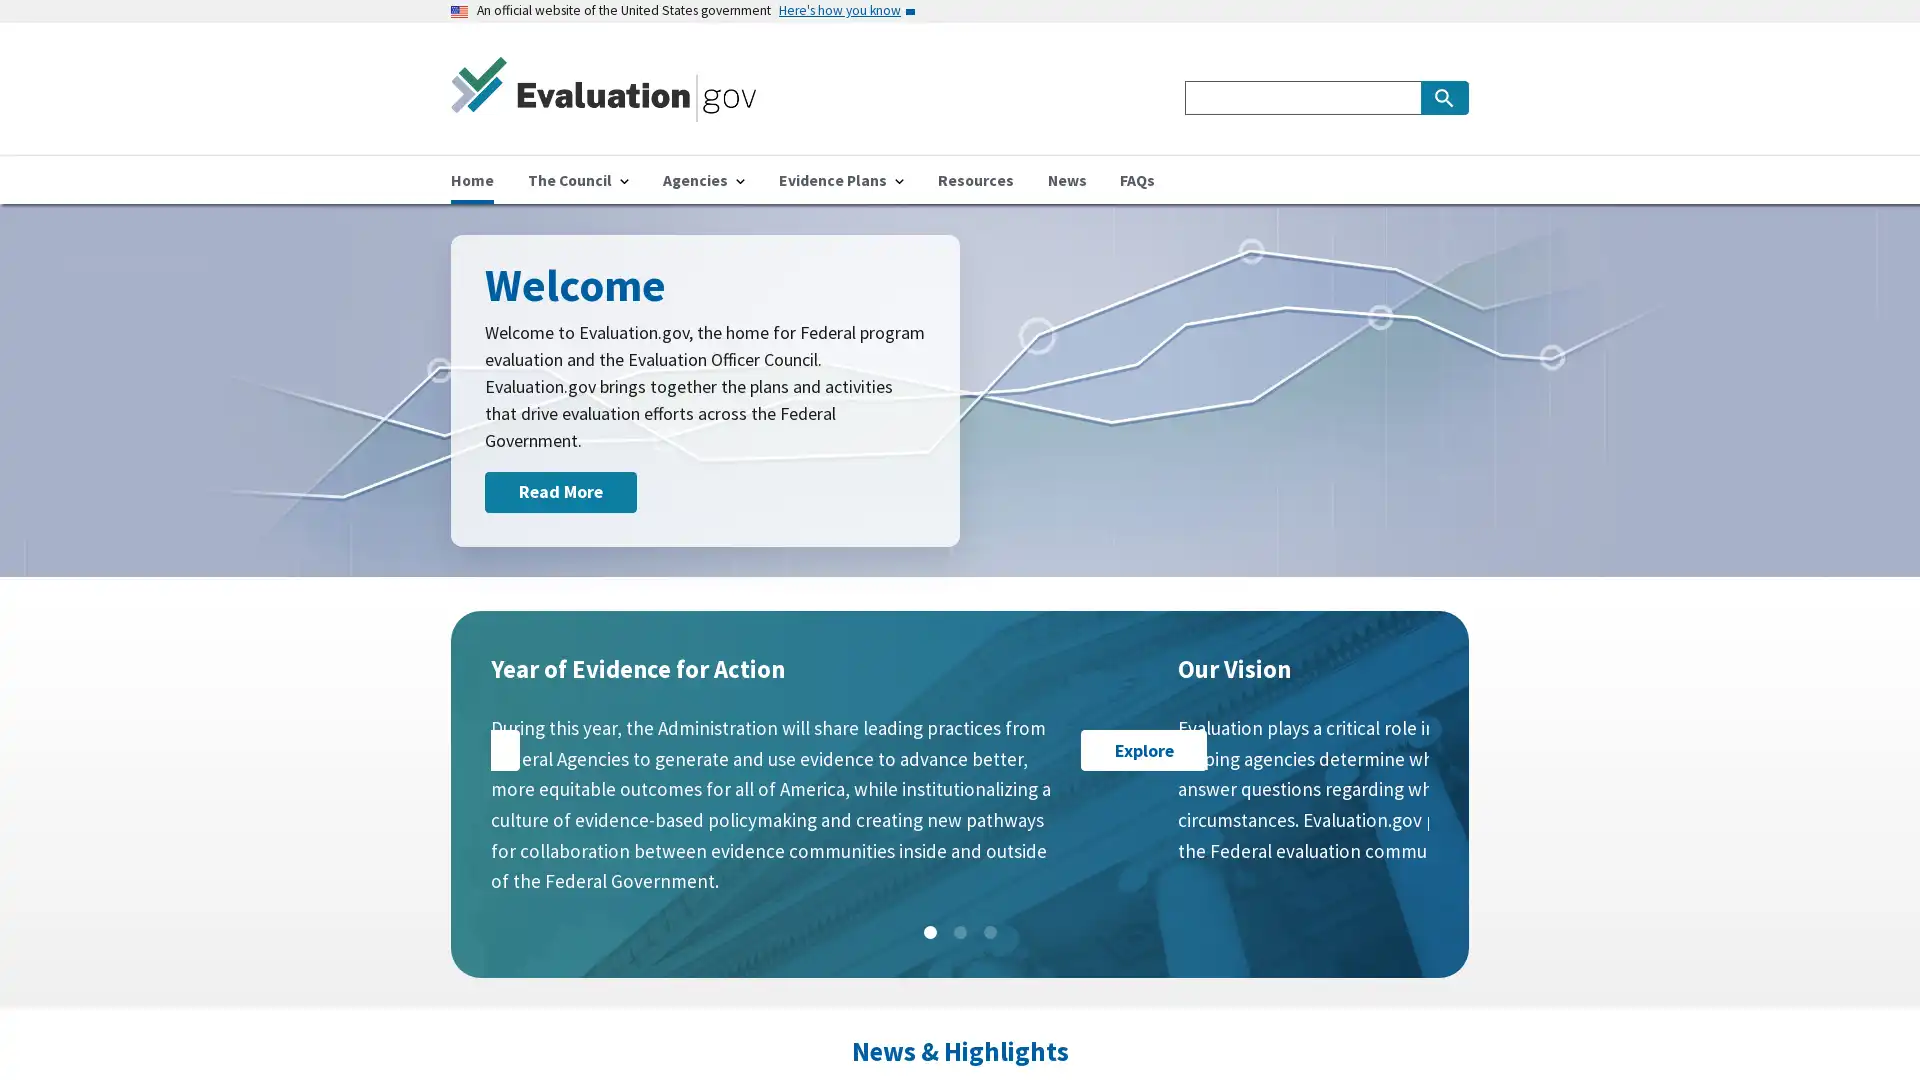 This screenshot has width=1920, height=1080. What do you see at coordinates (929, 902) in the screenshot?
I see `Slide: 1` at bounding box center [929, 902].